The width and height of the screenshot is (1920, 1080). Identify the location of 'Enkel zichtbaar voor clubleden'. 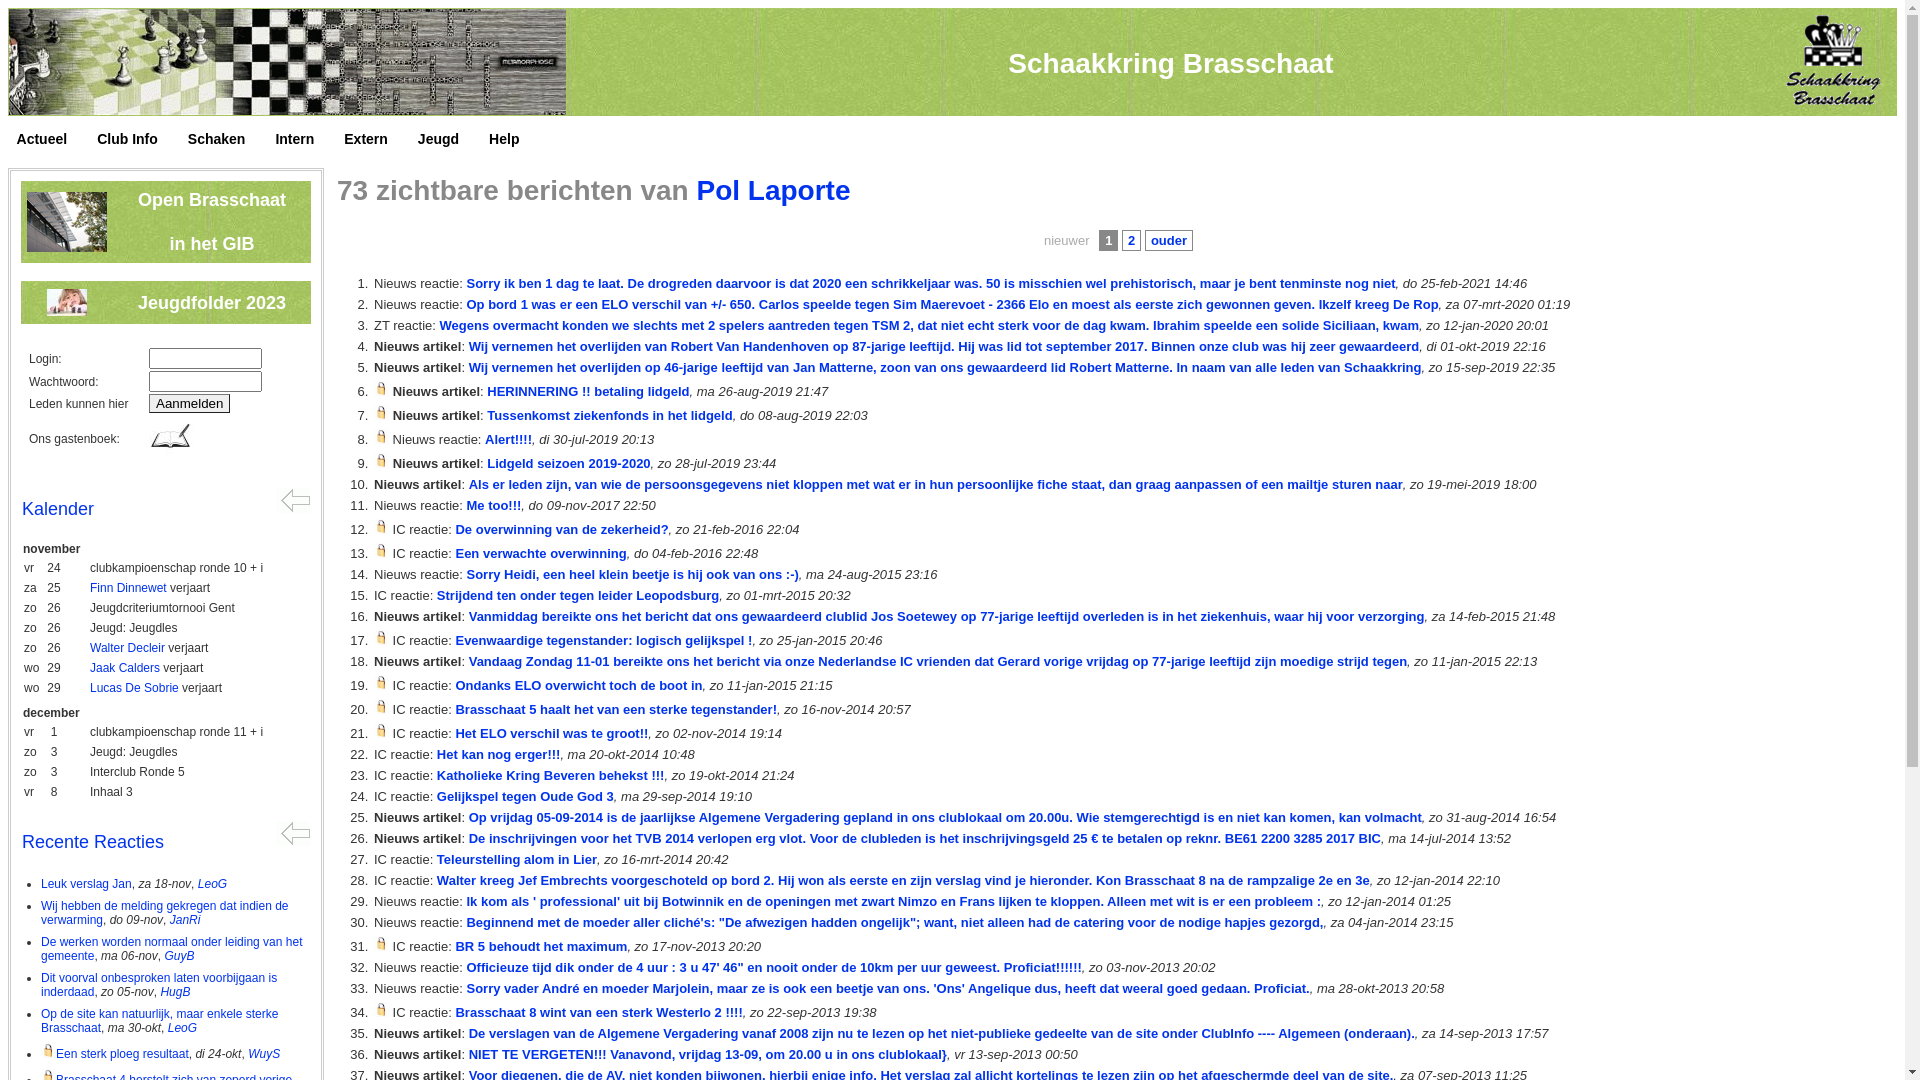
(374, 550).